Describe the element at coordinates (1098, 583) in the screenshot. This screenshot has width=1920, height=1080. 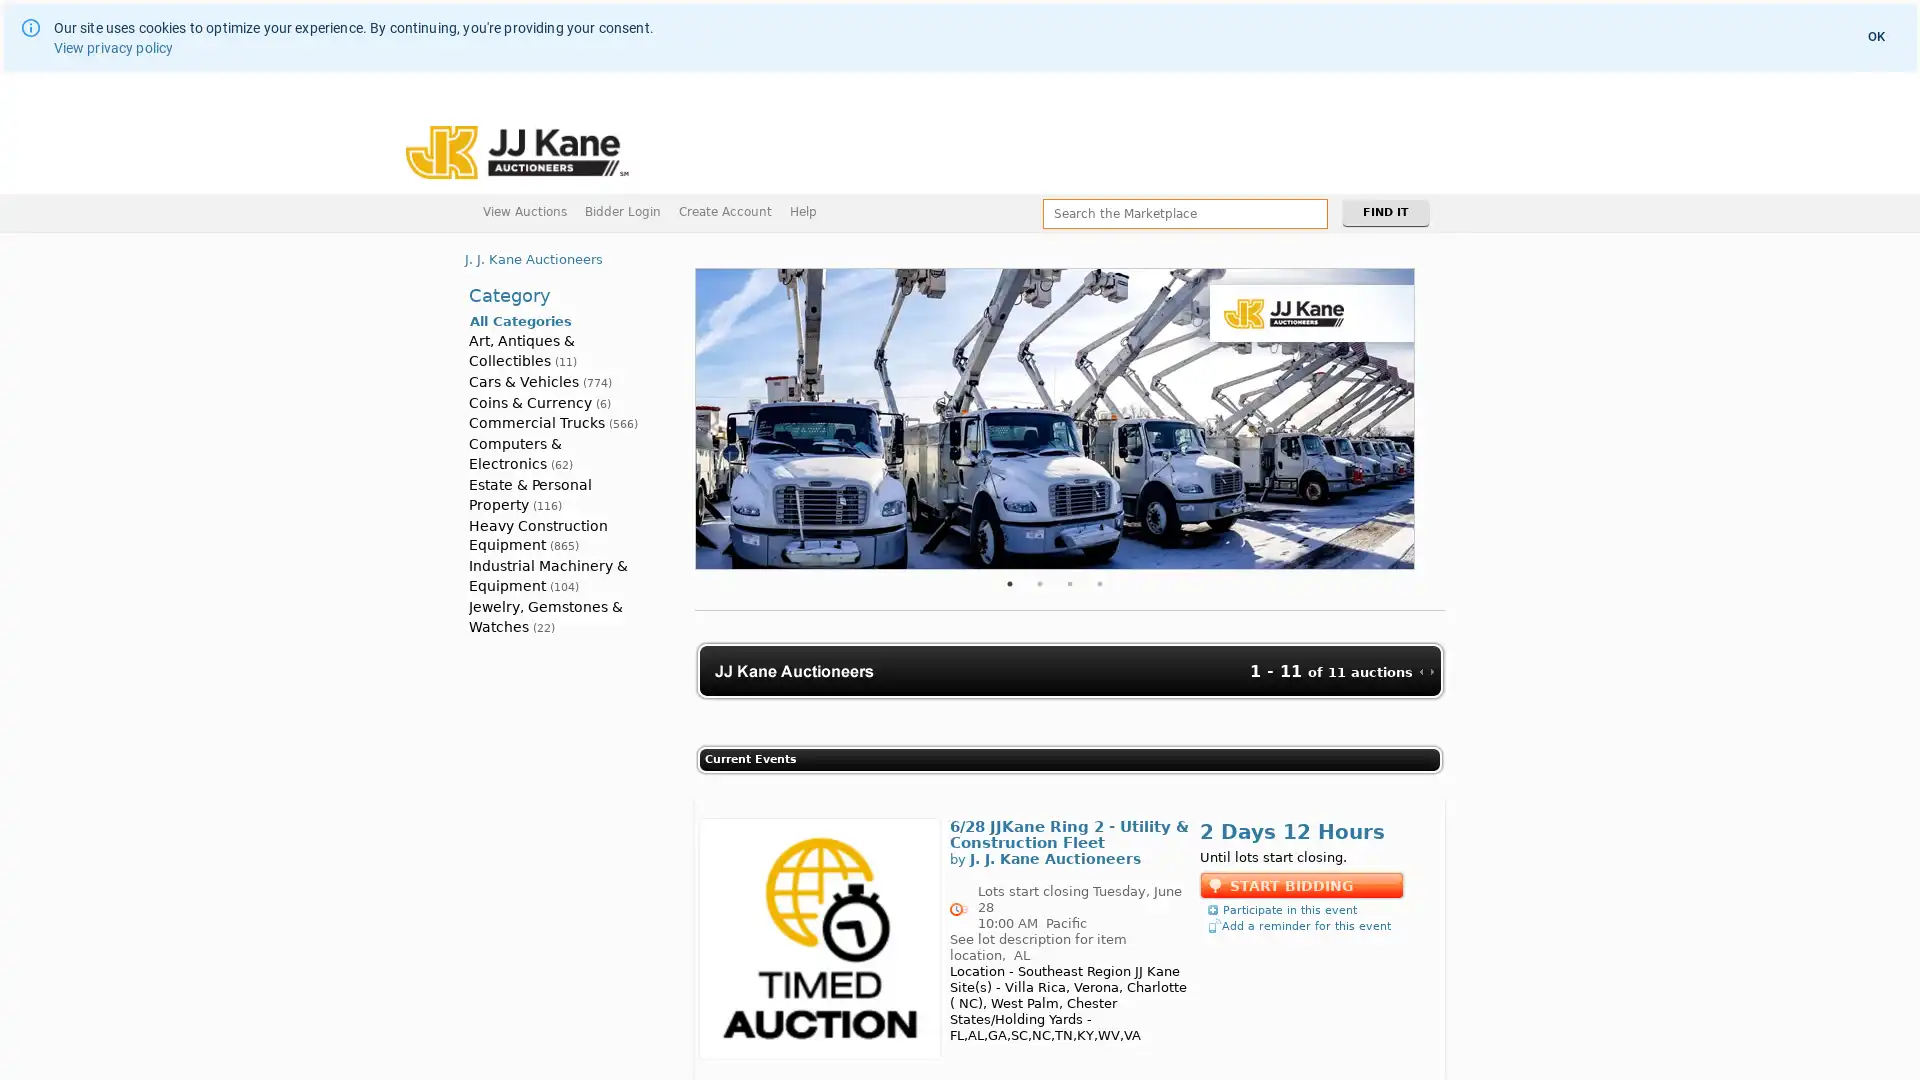
I see `4` at that location.